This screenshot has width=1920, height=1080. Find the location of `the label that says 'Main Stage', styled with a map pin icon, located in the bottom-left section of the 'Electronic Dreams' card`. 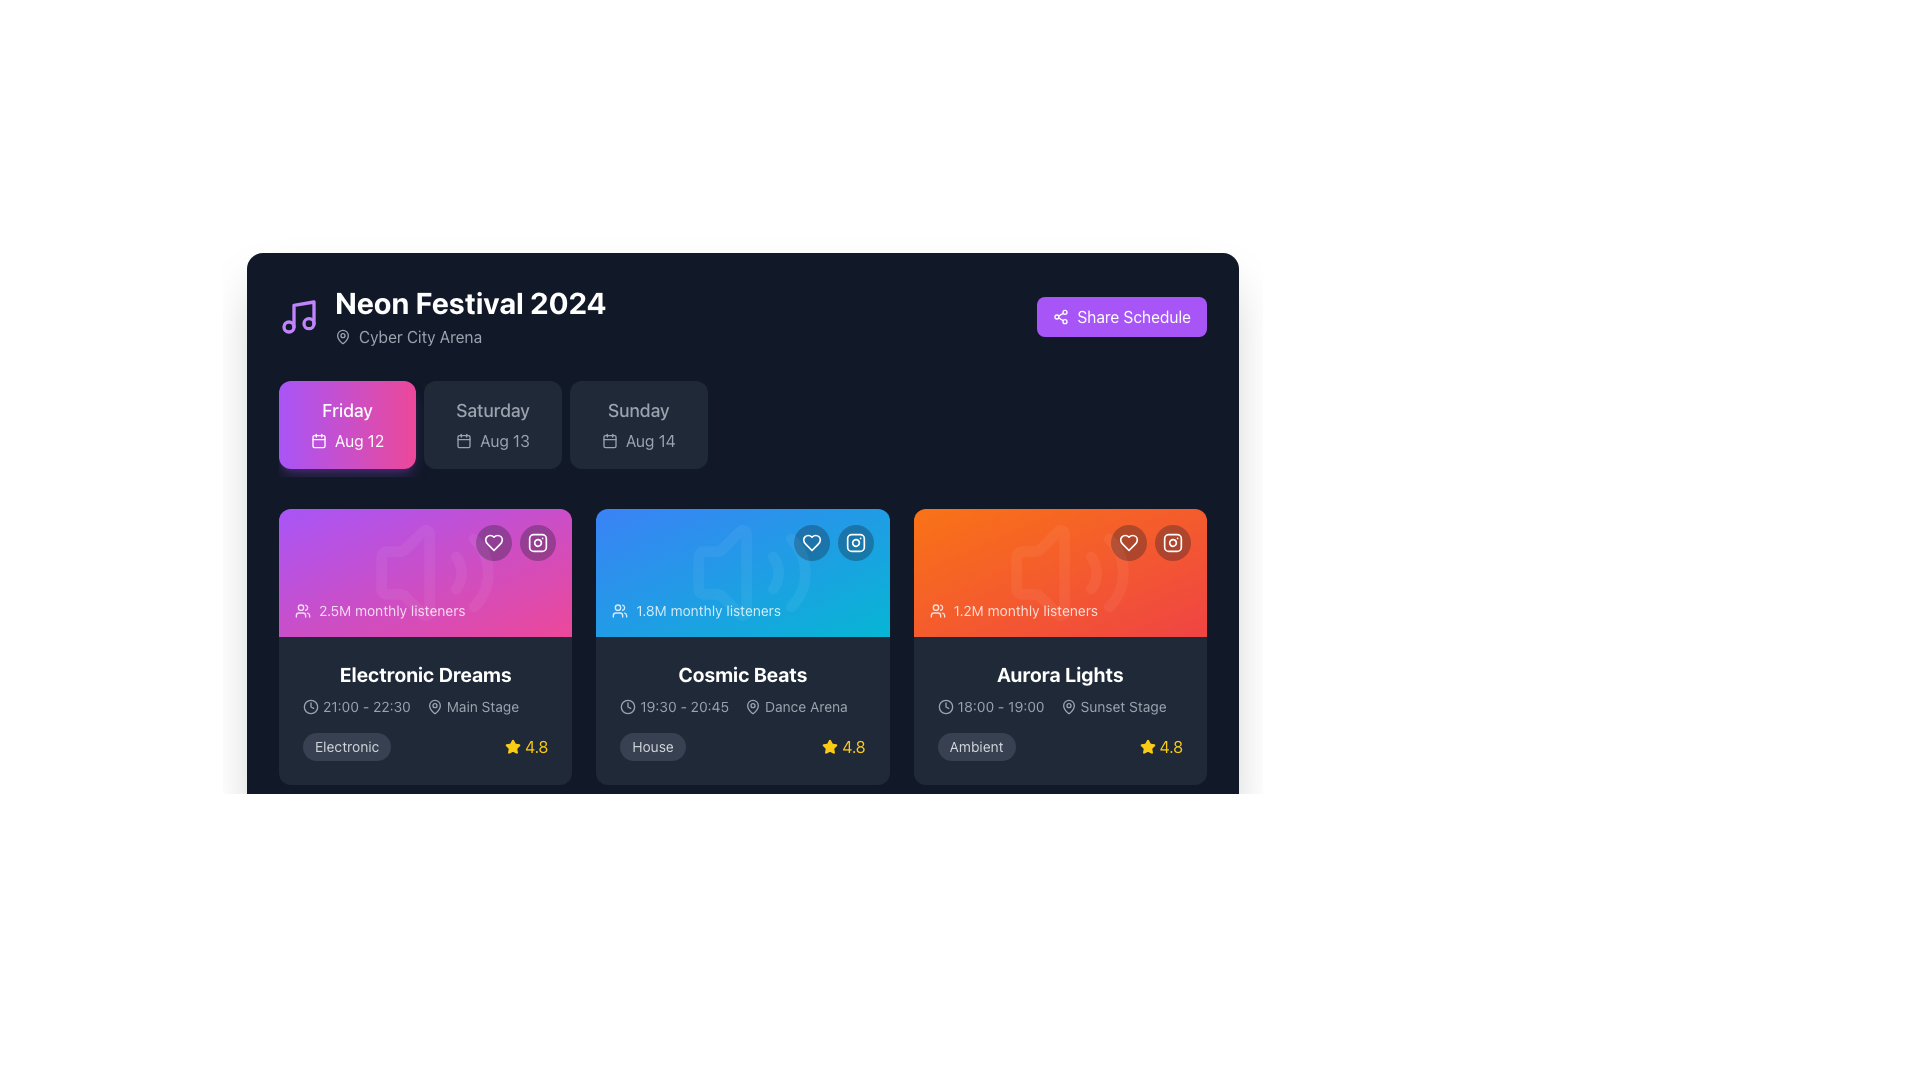

the label that says 'Main Stage', styled with a map pin icon, located in the bottom-left section of the 'Electronic Dreams' card is located at coordinates (471, 705).